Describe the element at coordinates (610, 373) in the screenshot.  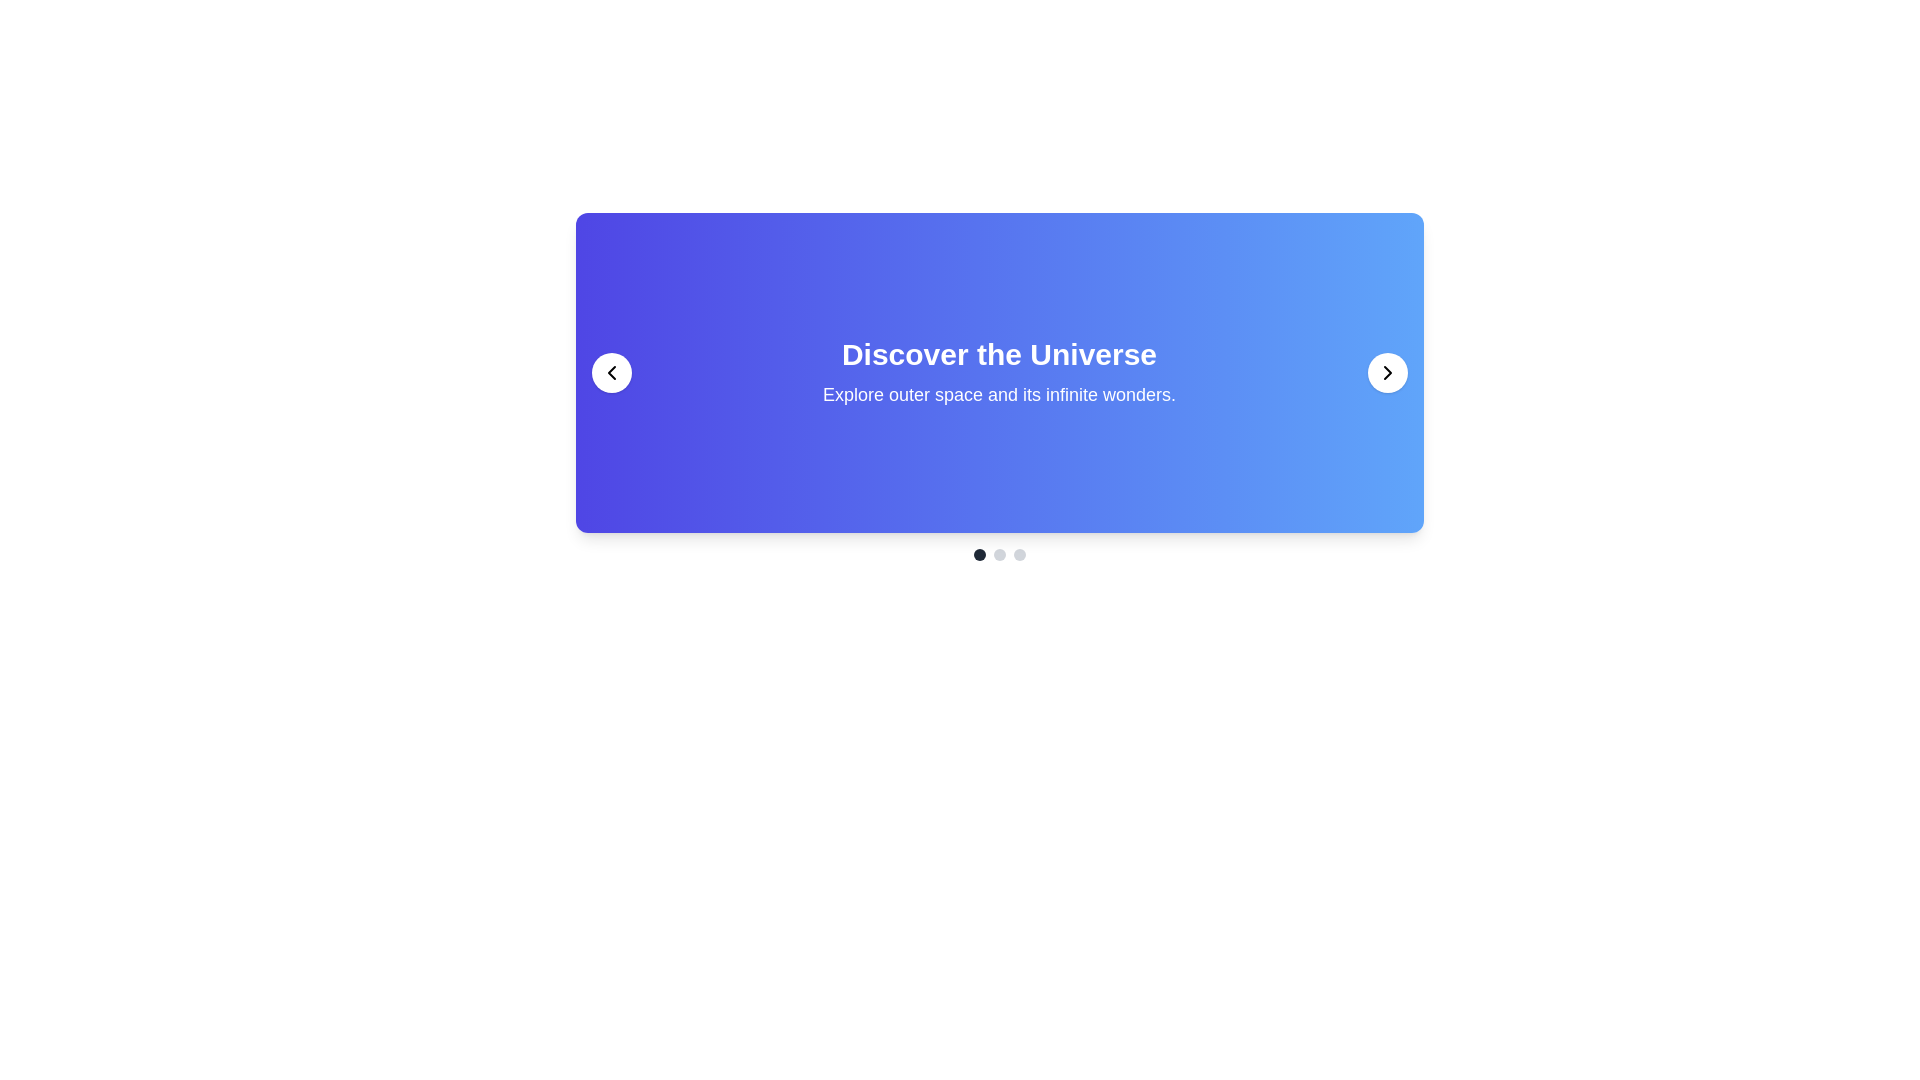
I see `the backward navigation icon located inside a circular button on the left-hand side of the carousel` at that location.